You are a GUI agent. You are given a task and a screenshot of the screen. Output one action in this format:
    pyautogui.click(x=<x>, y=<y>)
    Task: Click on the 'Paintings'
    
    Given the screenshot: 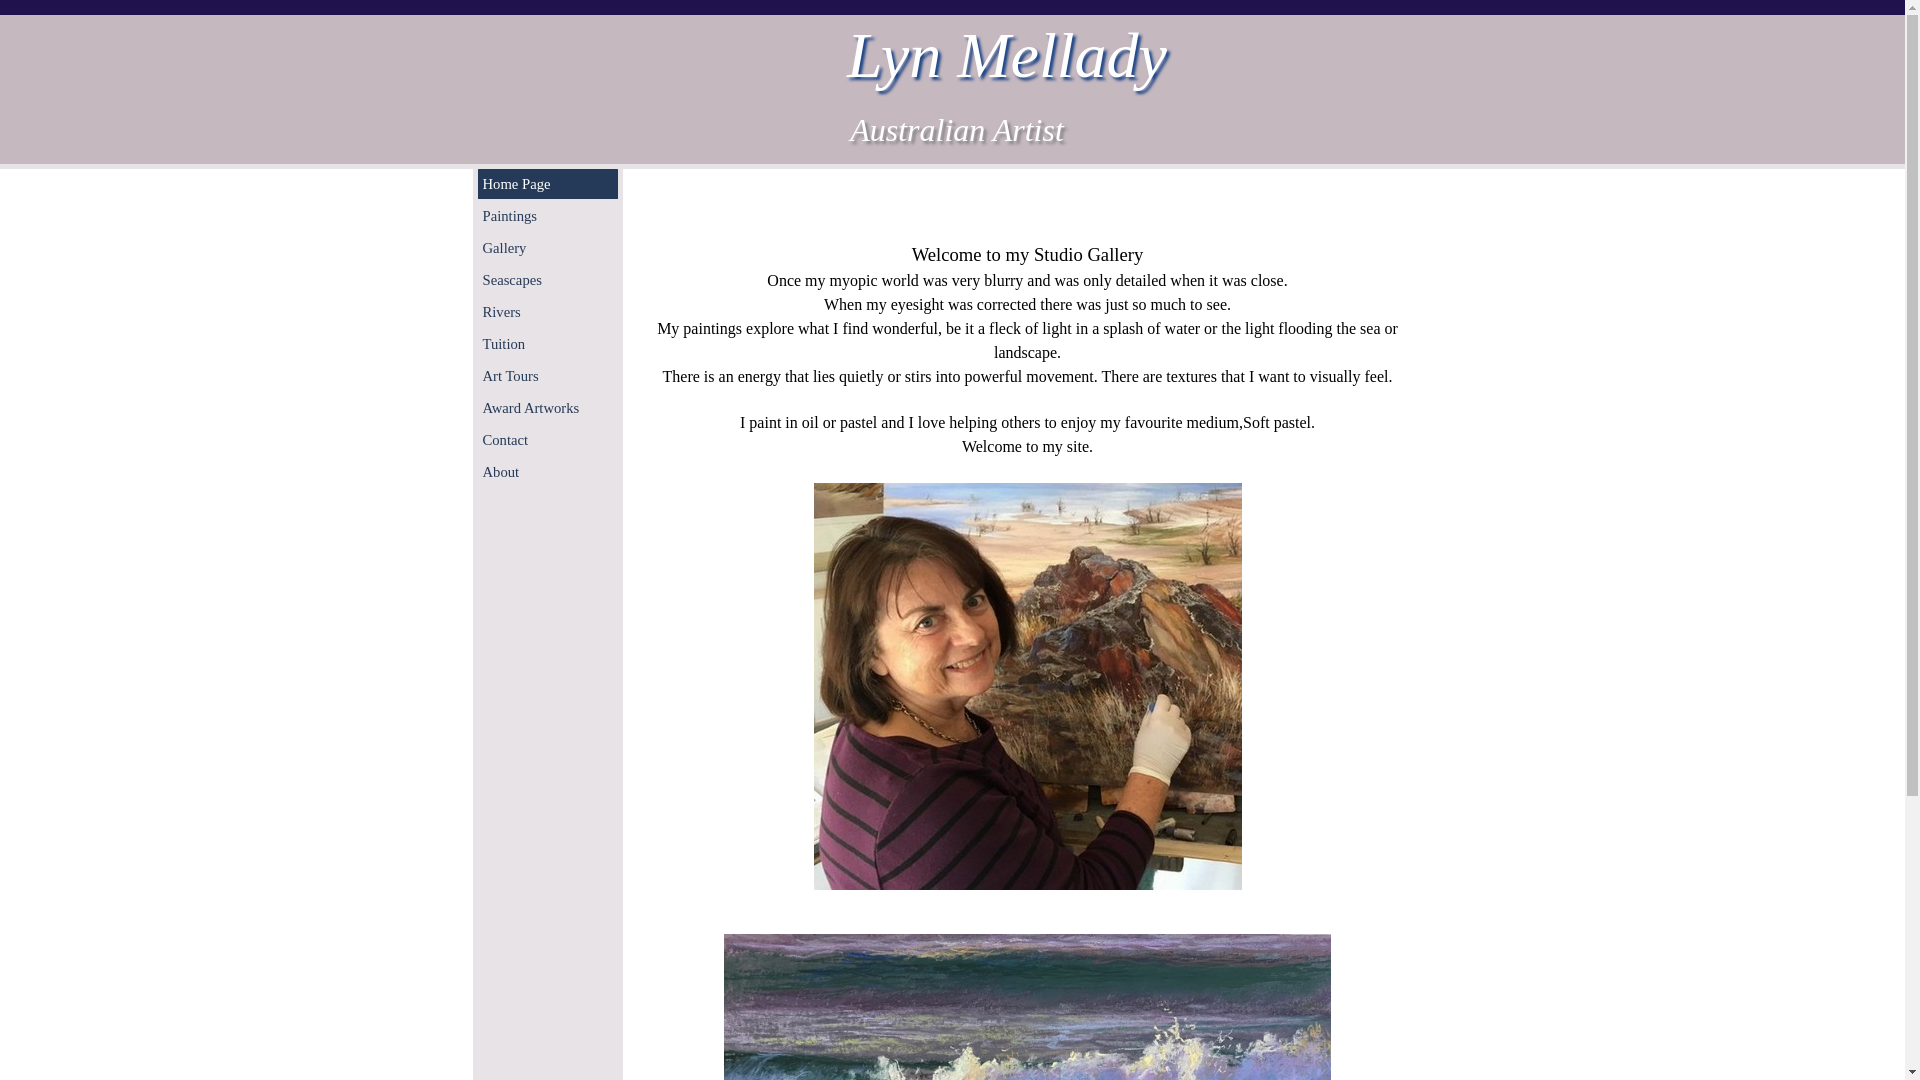 What is the action you would take?
    pyautogui.click(x=547, y=216)
    